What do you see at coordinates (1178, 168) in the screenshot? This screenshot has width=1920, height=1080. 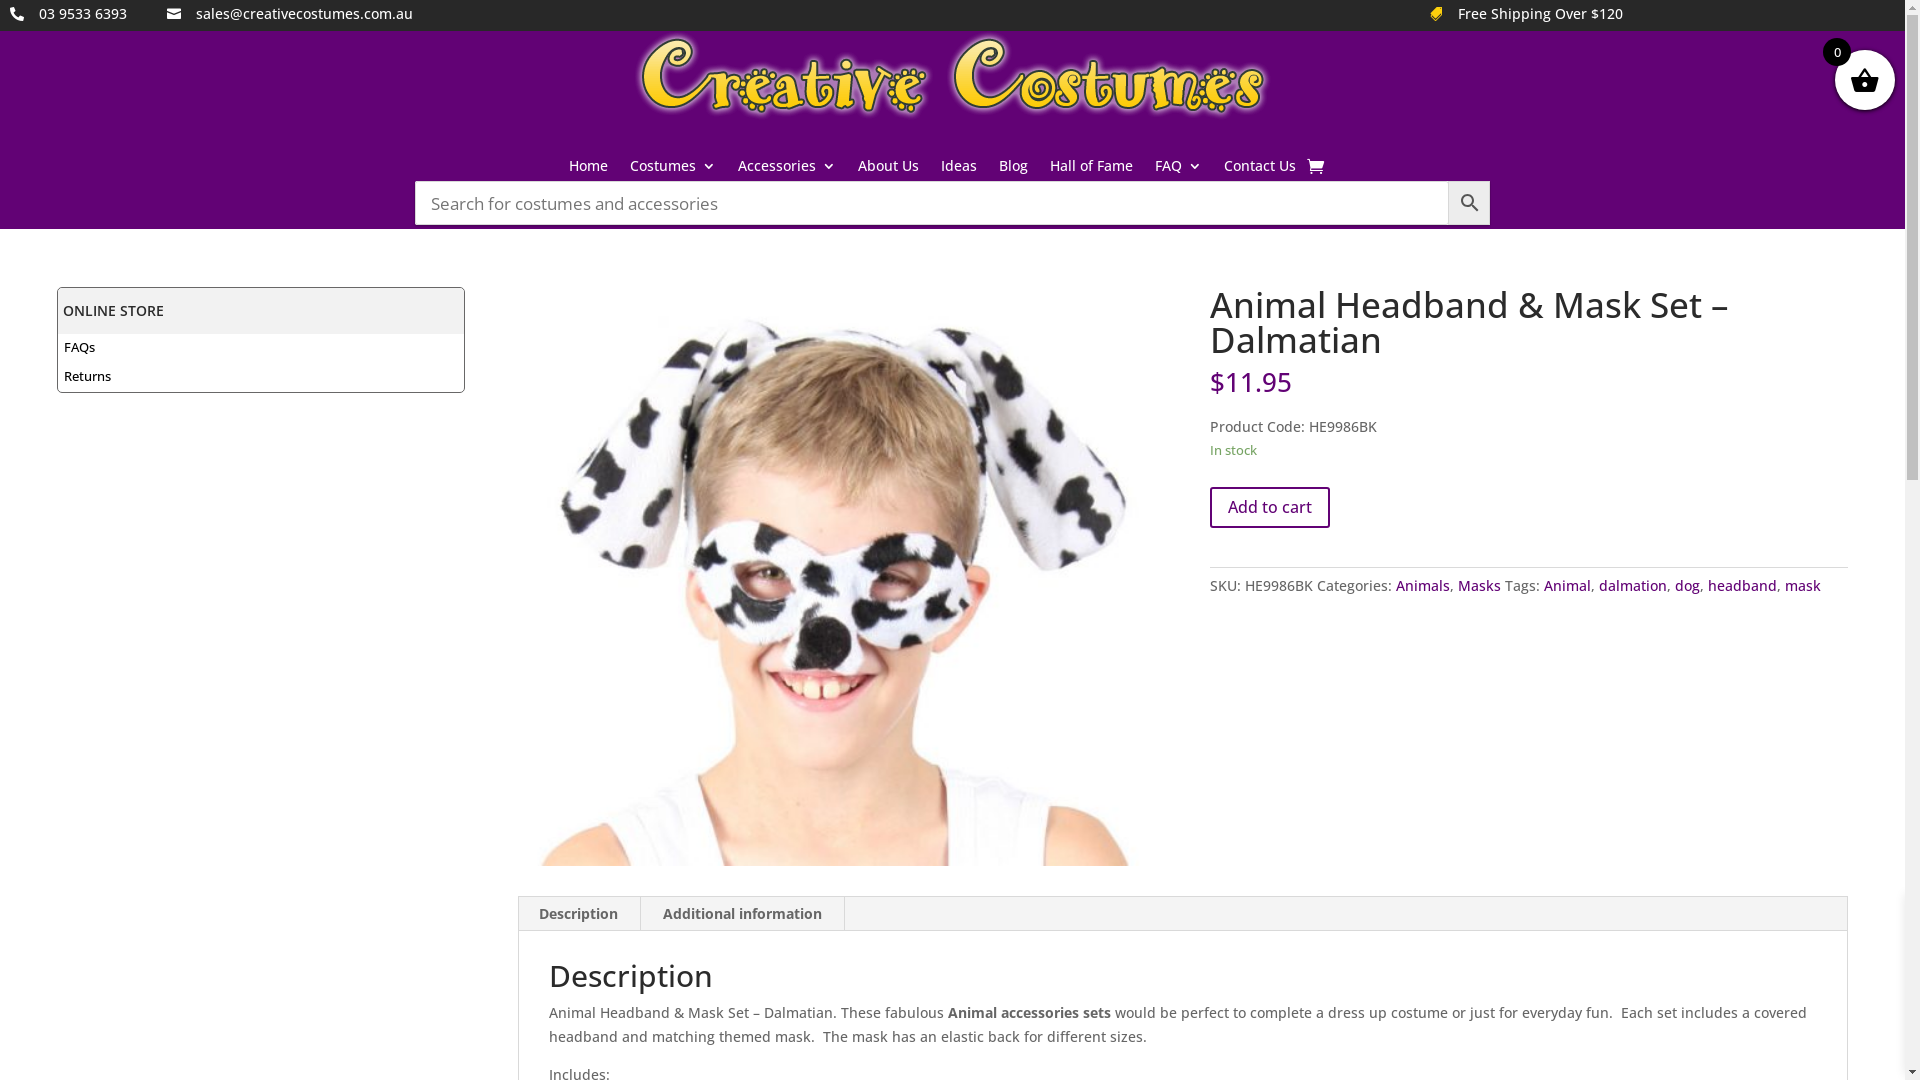 I see `'FAQ'` at bounding box center [1178, 168].